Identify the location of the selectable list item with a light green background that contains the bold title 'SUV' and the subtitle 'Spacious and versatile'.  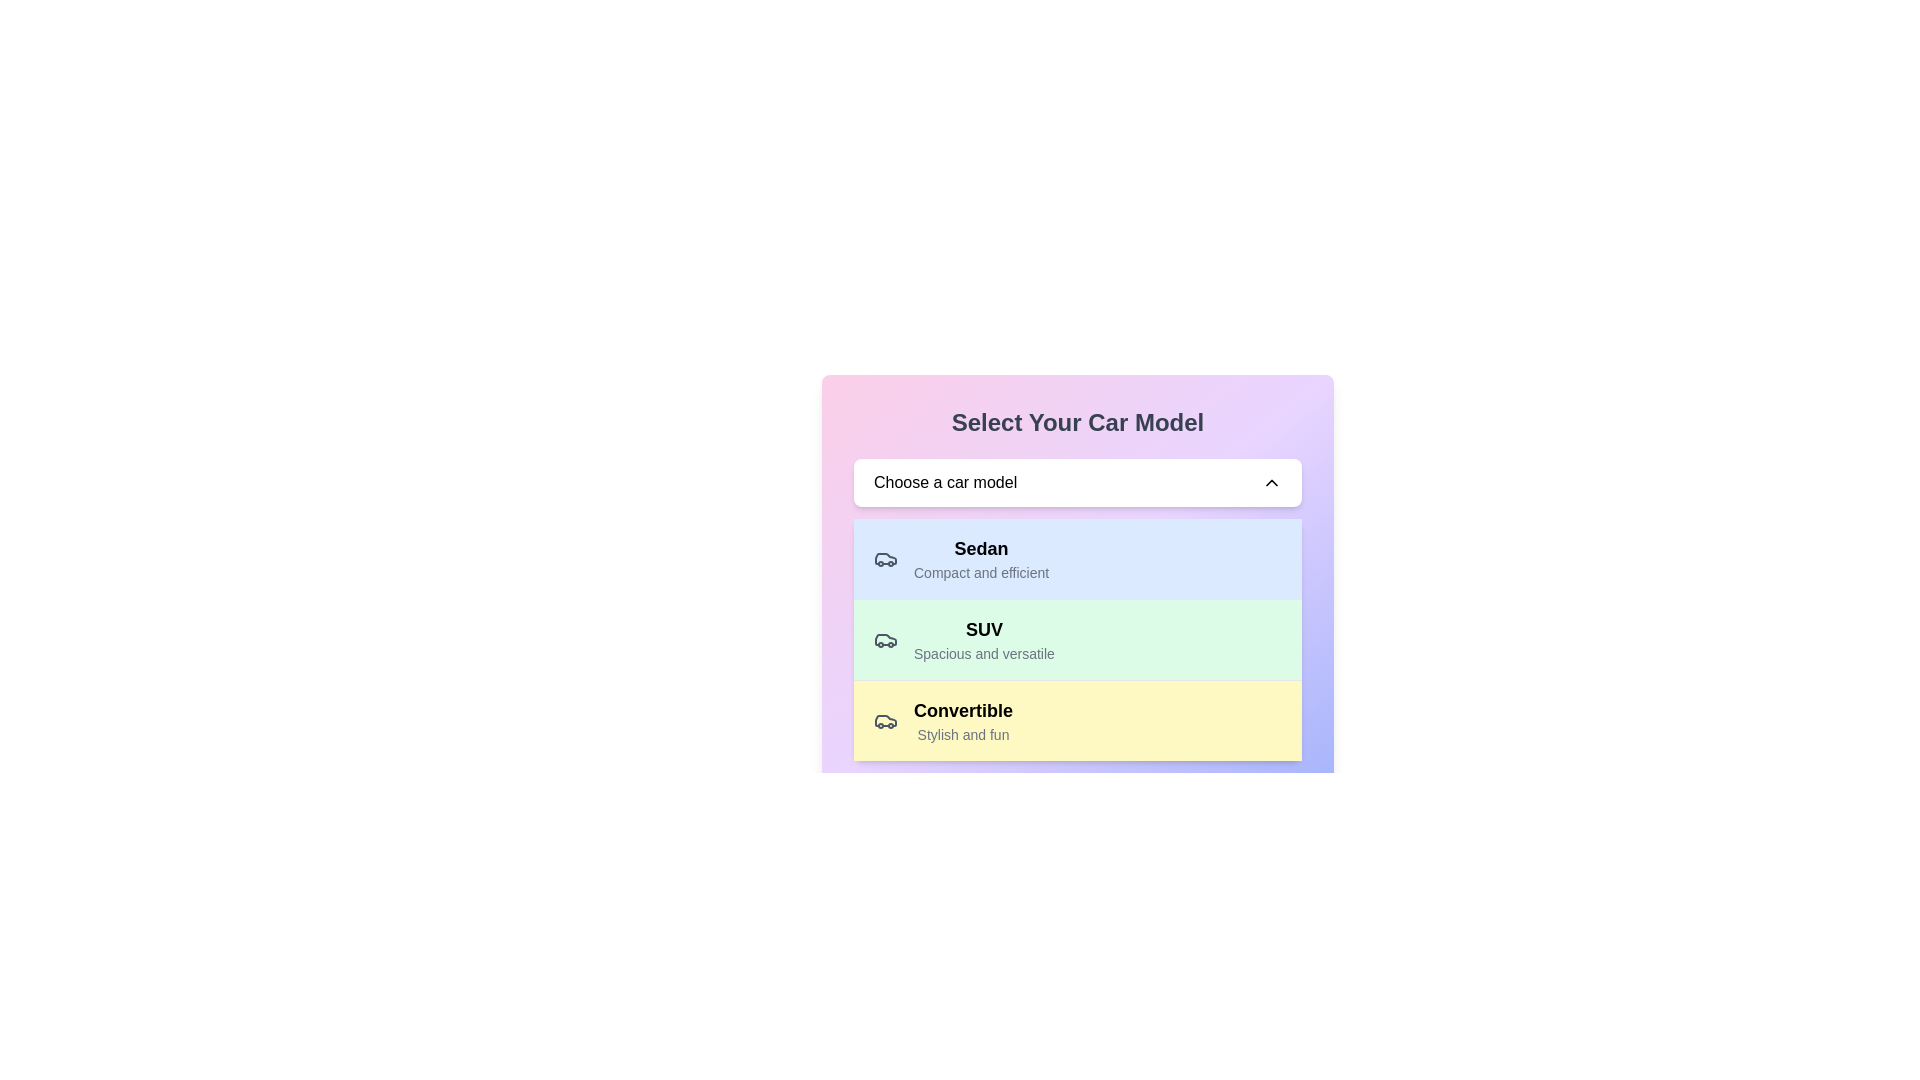
(1077, 639).